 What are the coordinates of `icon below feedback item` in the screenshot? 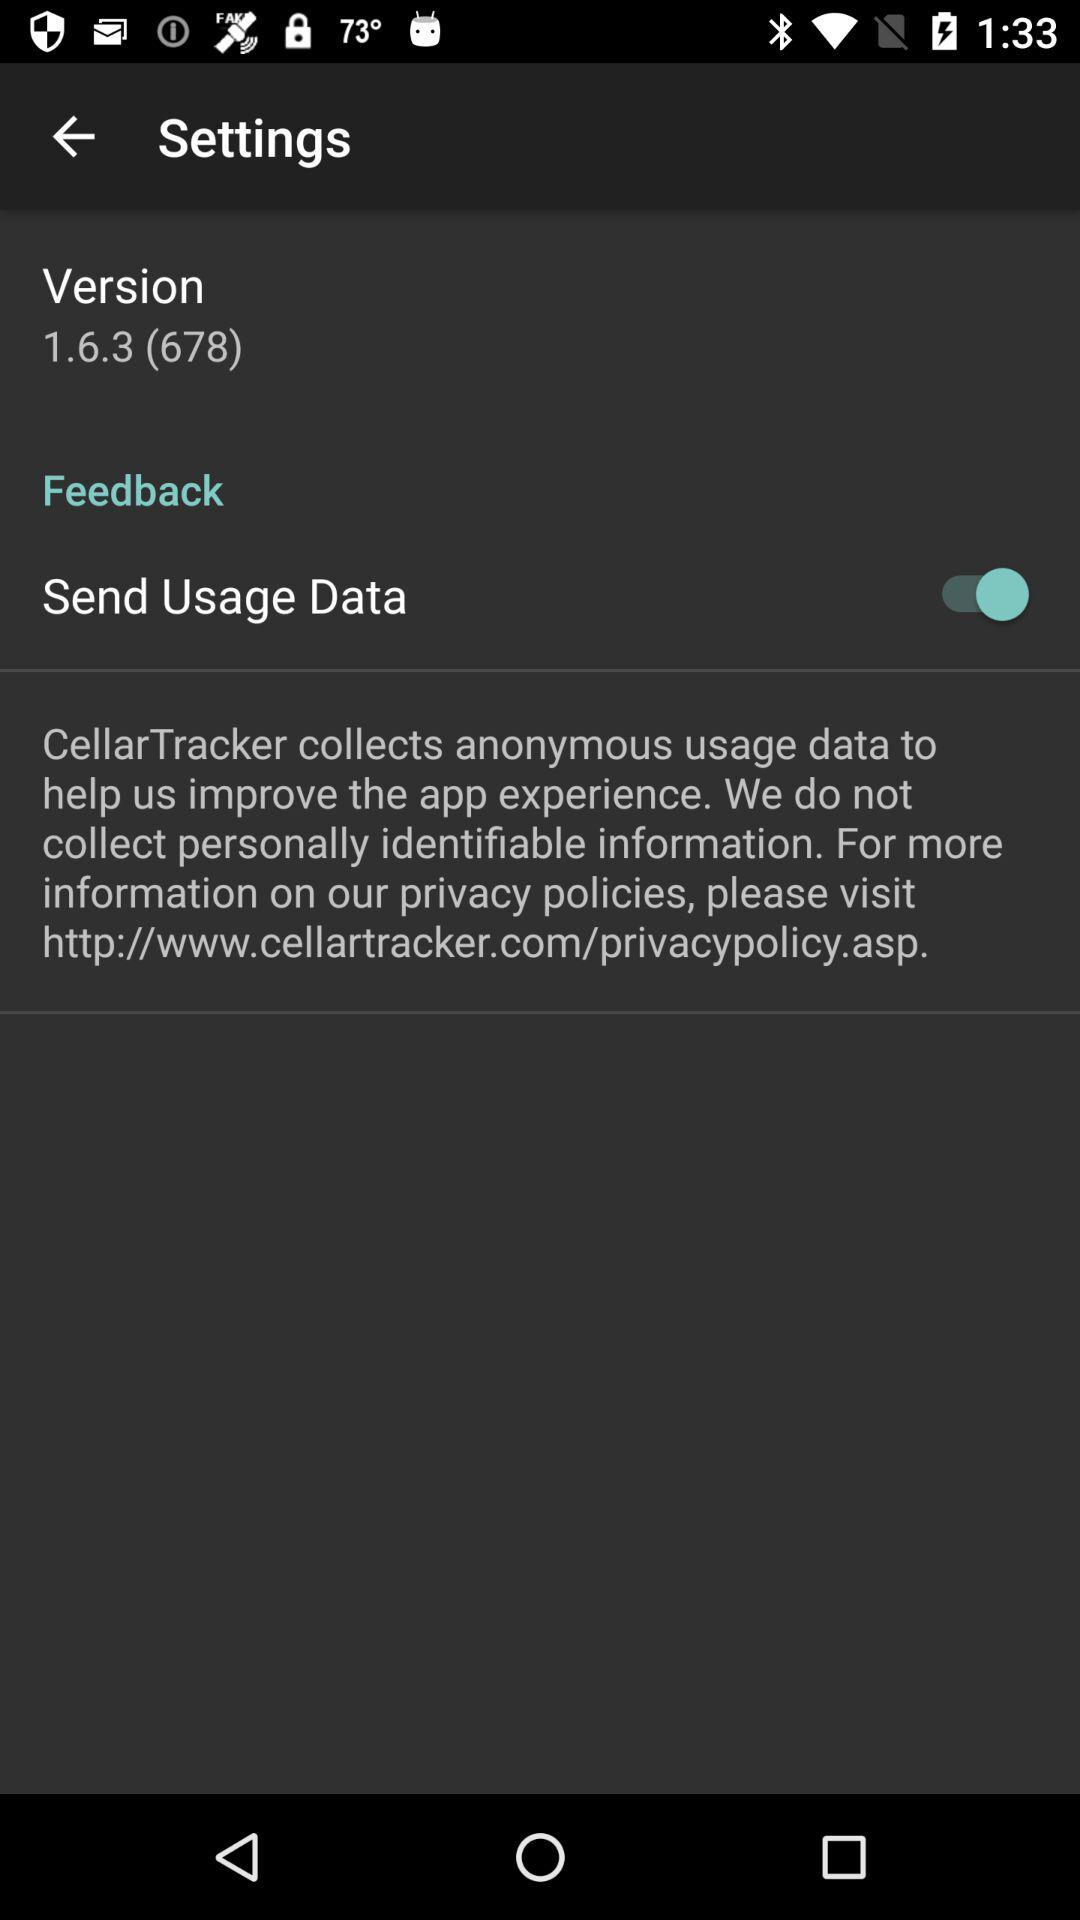 It's located at (974, 593).